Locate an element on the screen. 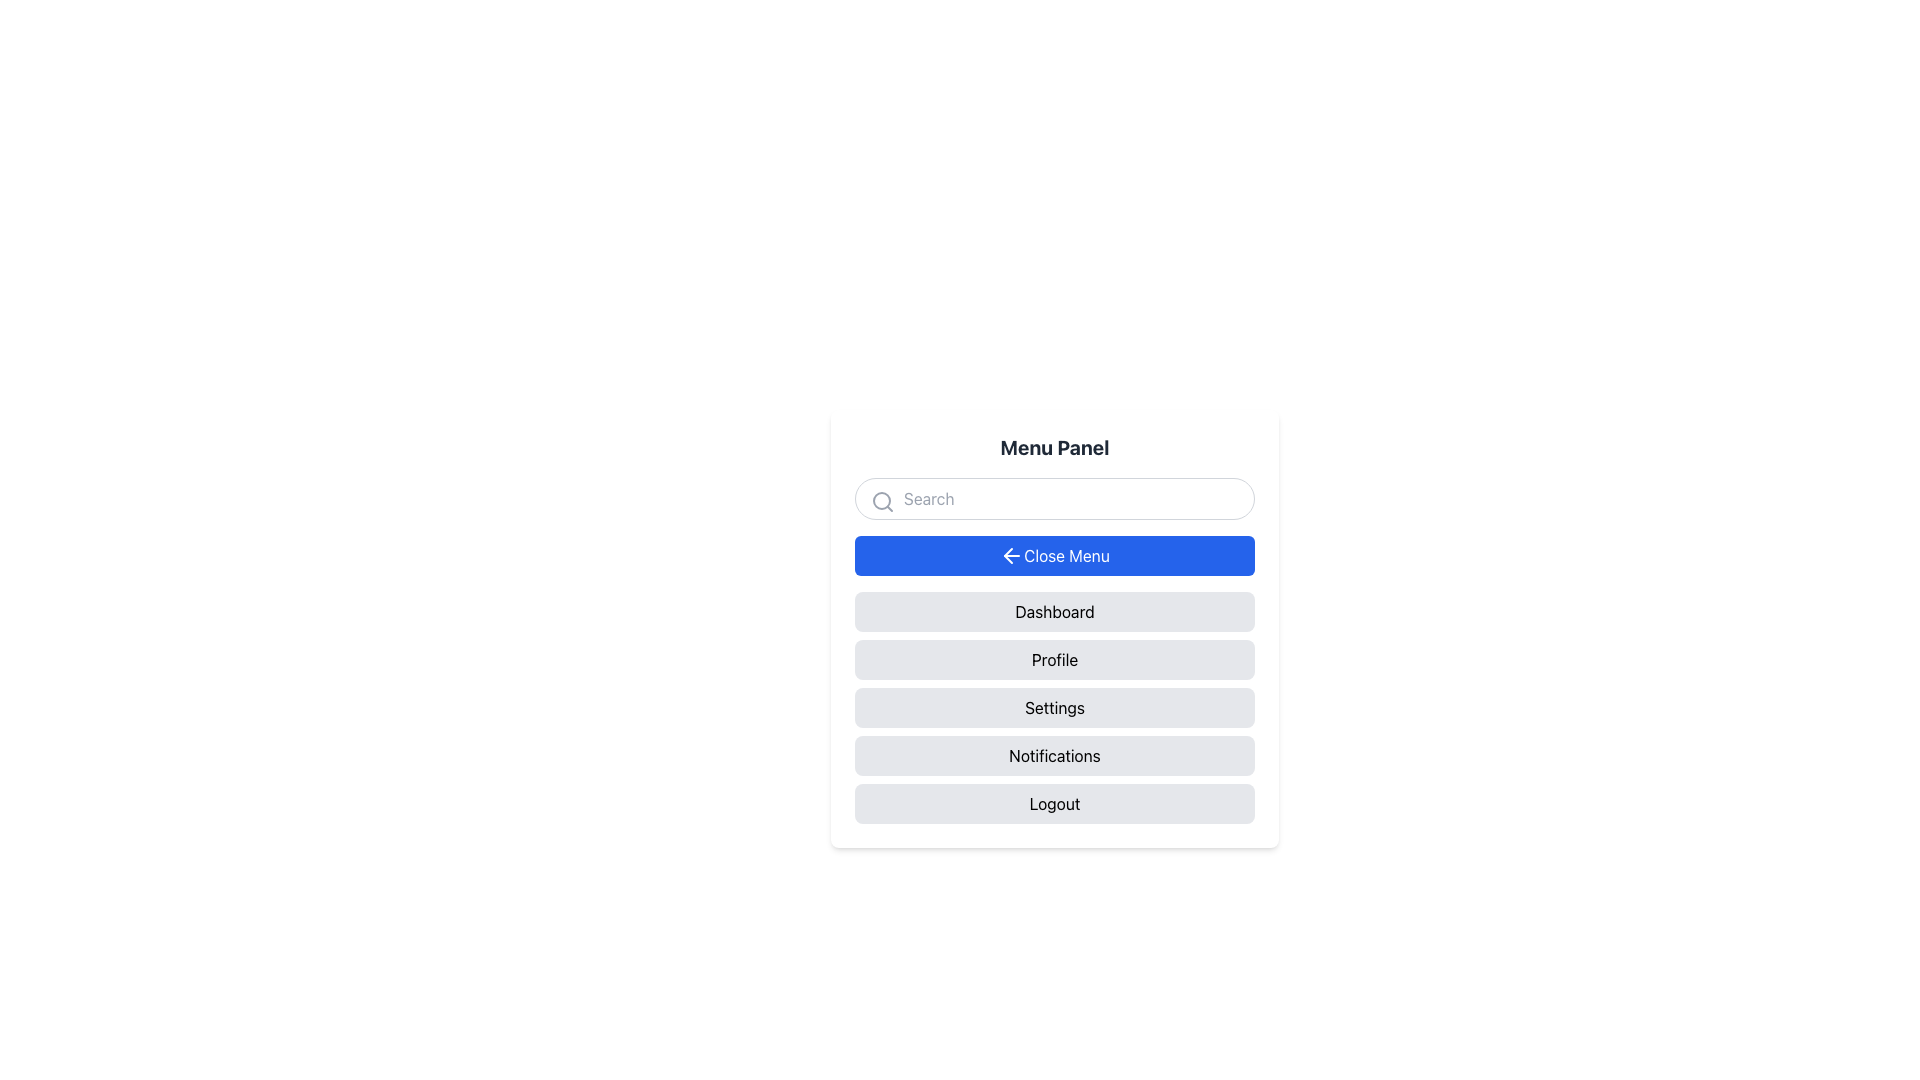 This screenshot has width=1920, height=1080. the 'Settings' button located in the Menu Panel, which is the third item in the vertical list of menu options is located at coordinates (1054, 707).